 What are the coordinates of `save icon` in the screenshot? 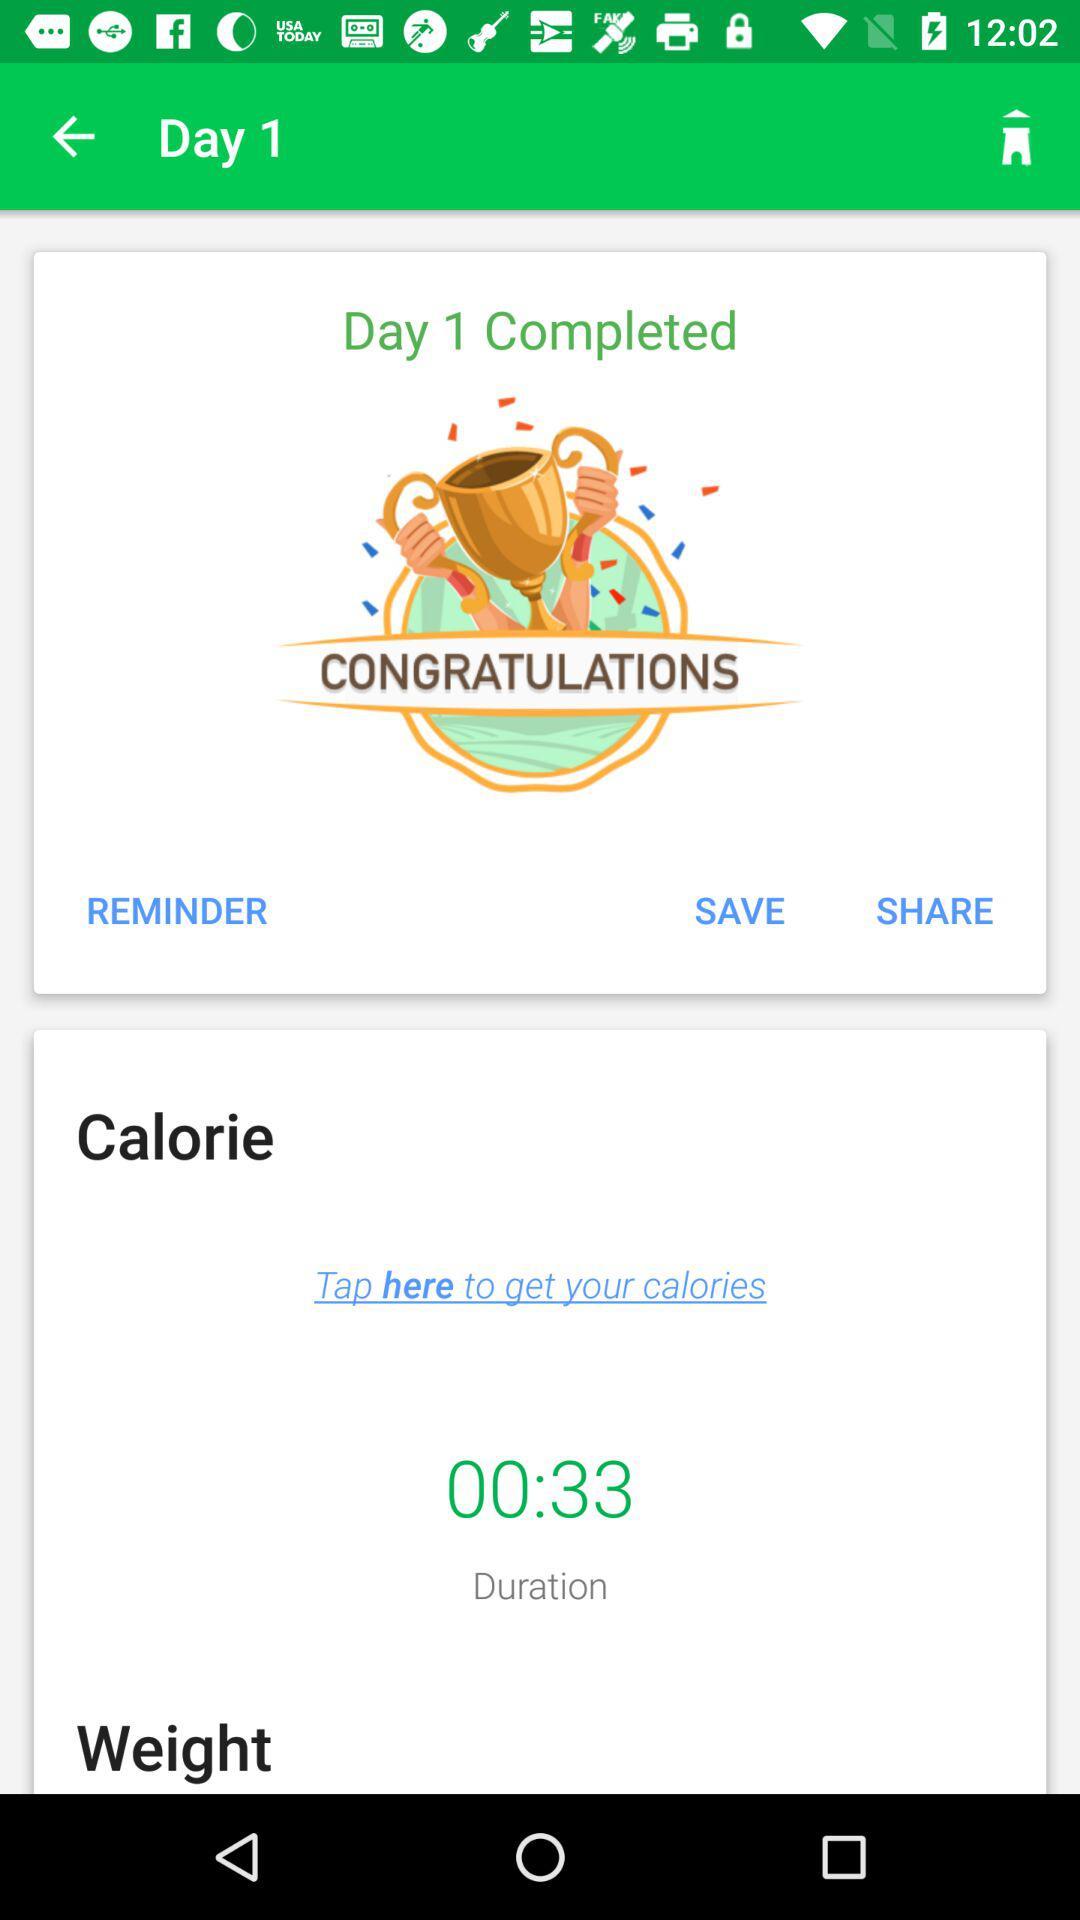 It's located at (739, 908).